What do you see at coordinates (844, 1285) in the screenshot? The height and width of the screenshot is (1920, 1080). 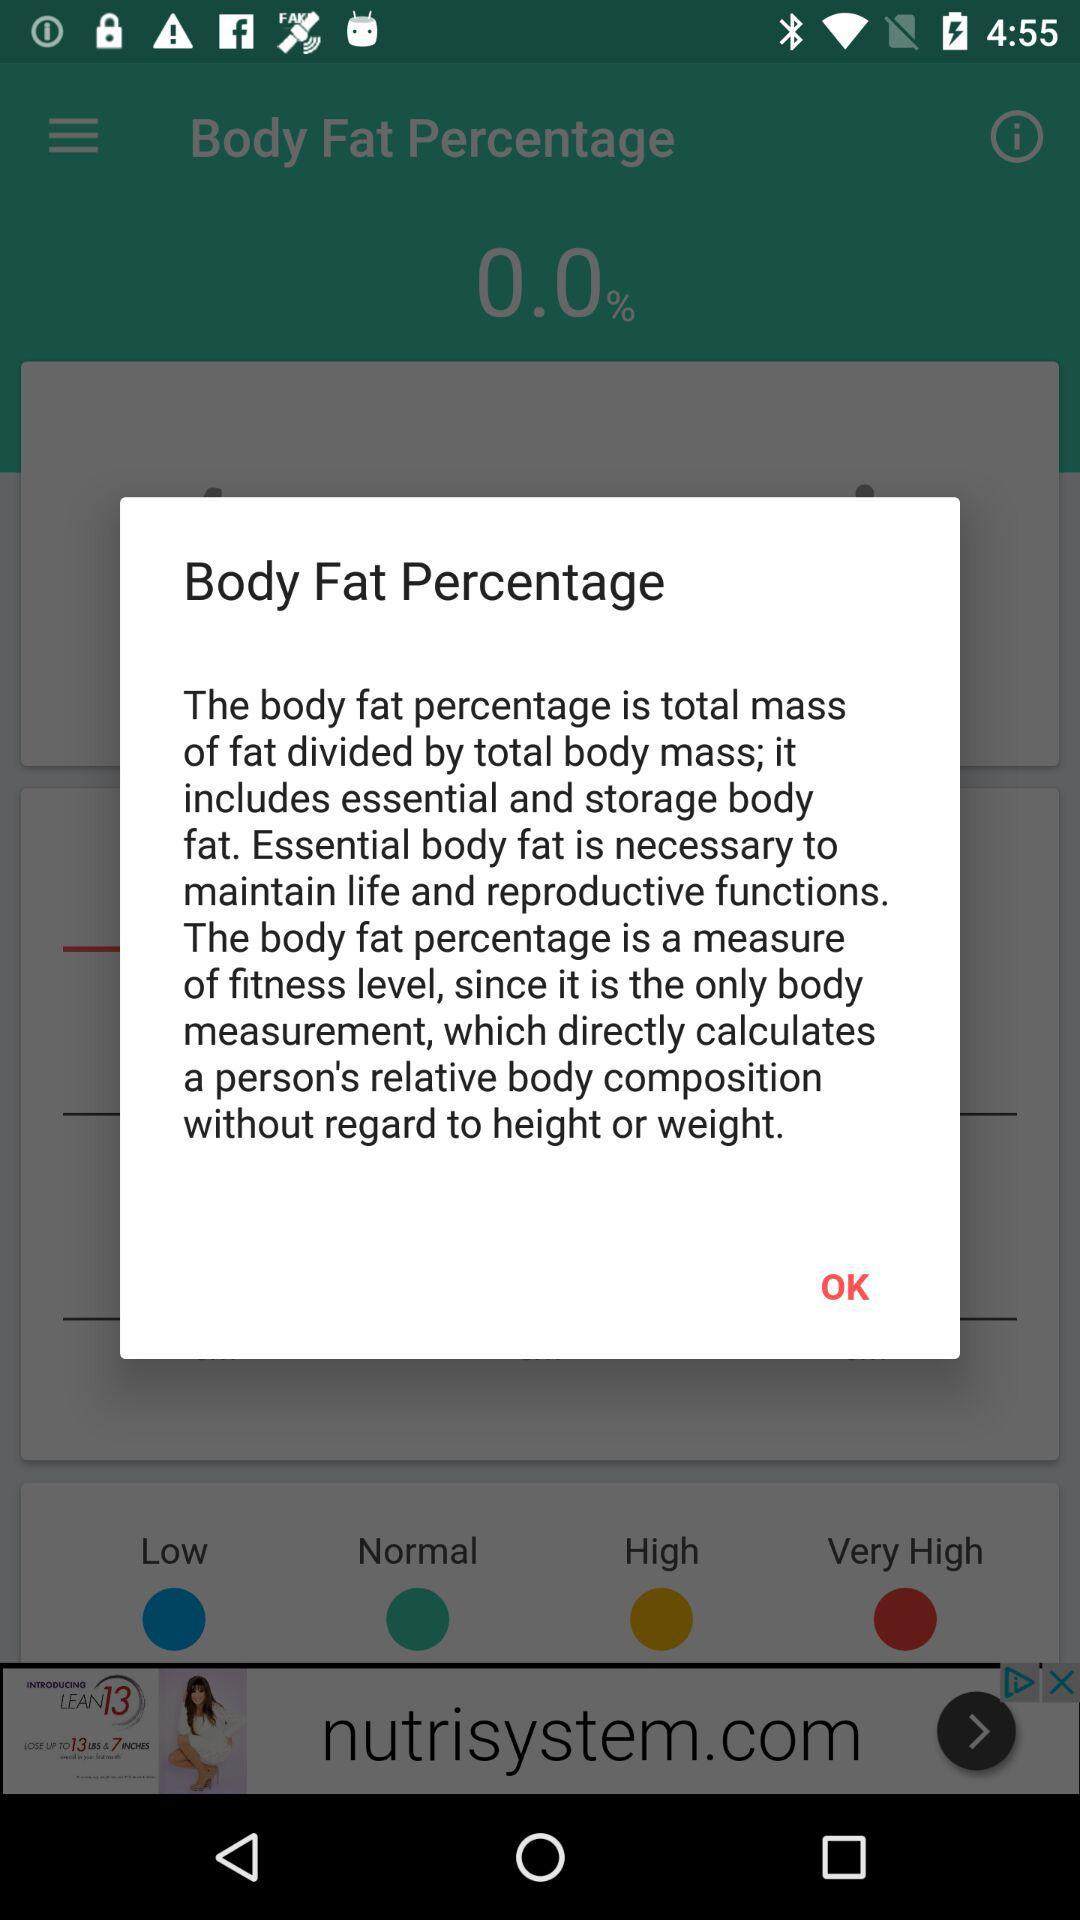 I see `the ok at the bottom right corner` at bounding box center [844, 1285].